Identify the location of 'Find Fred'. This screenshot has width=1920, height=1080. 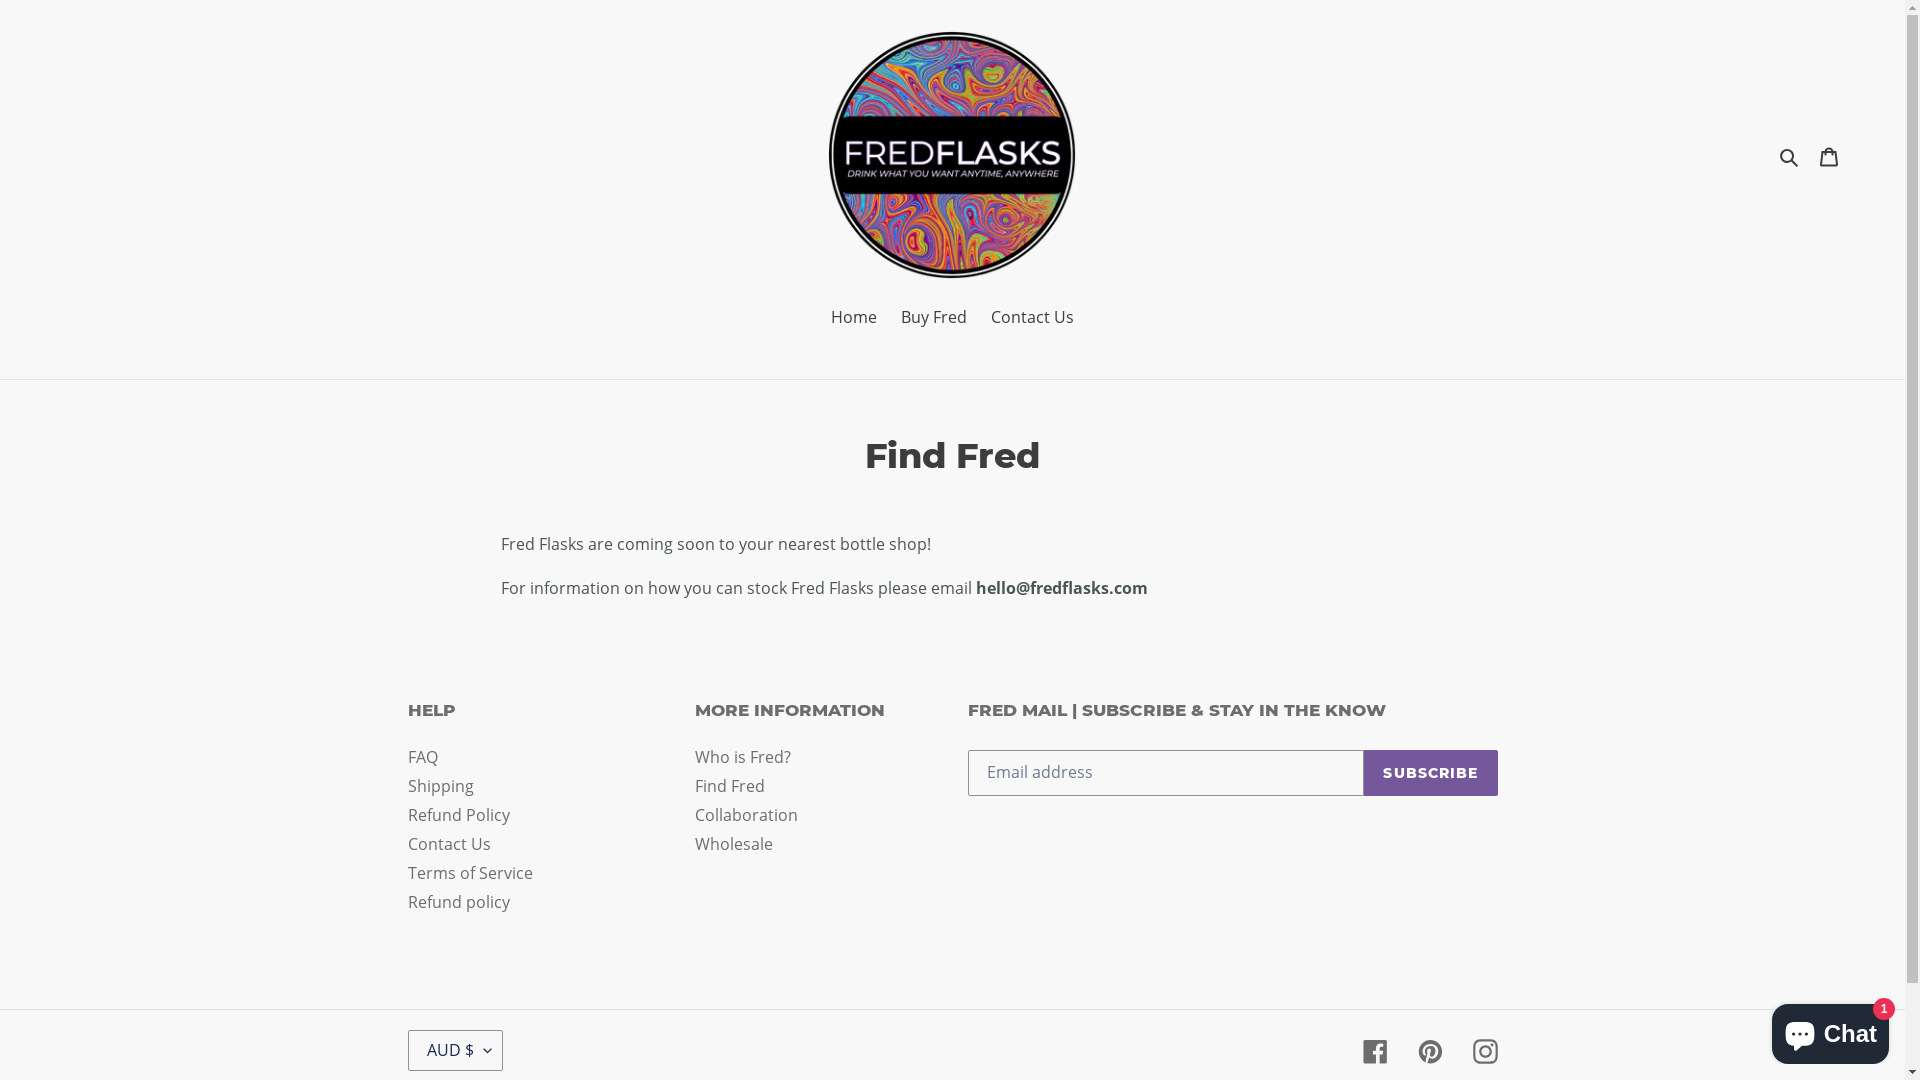
(695, 785).